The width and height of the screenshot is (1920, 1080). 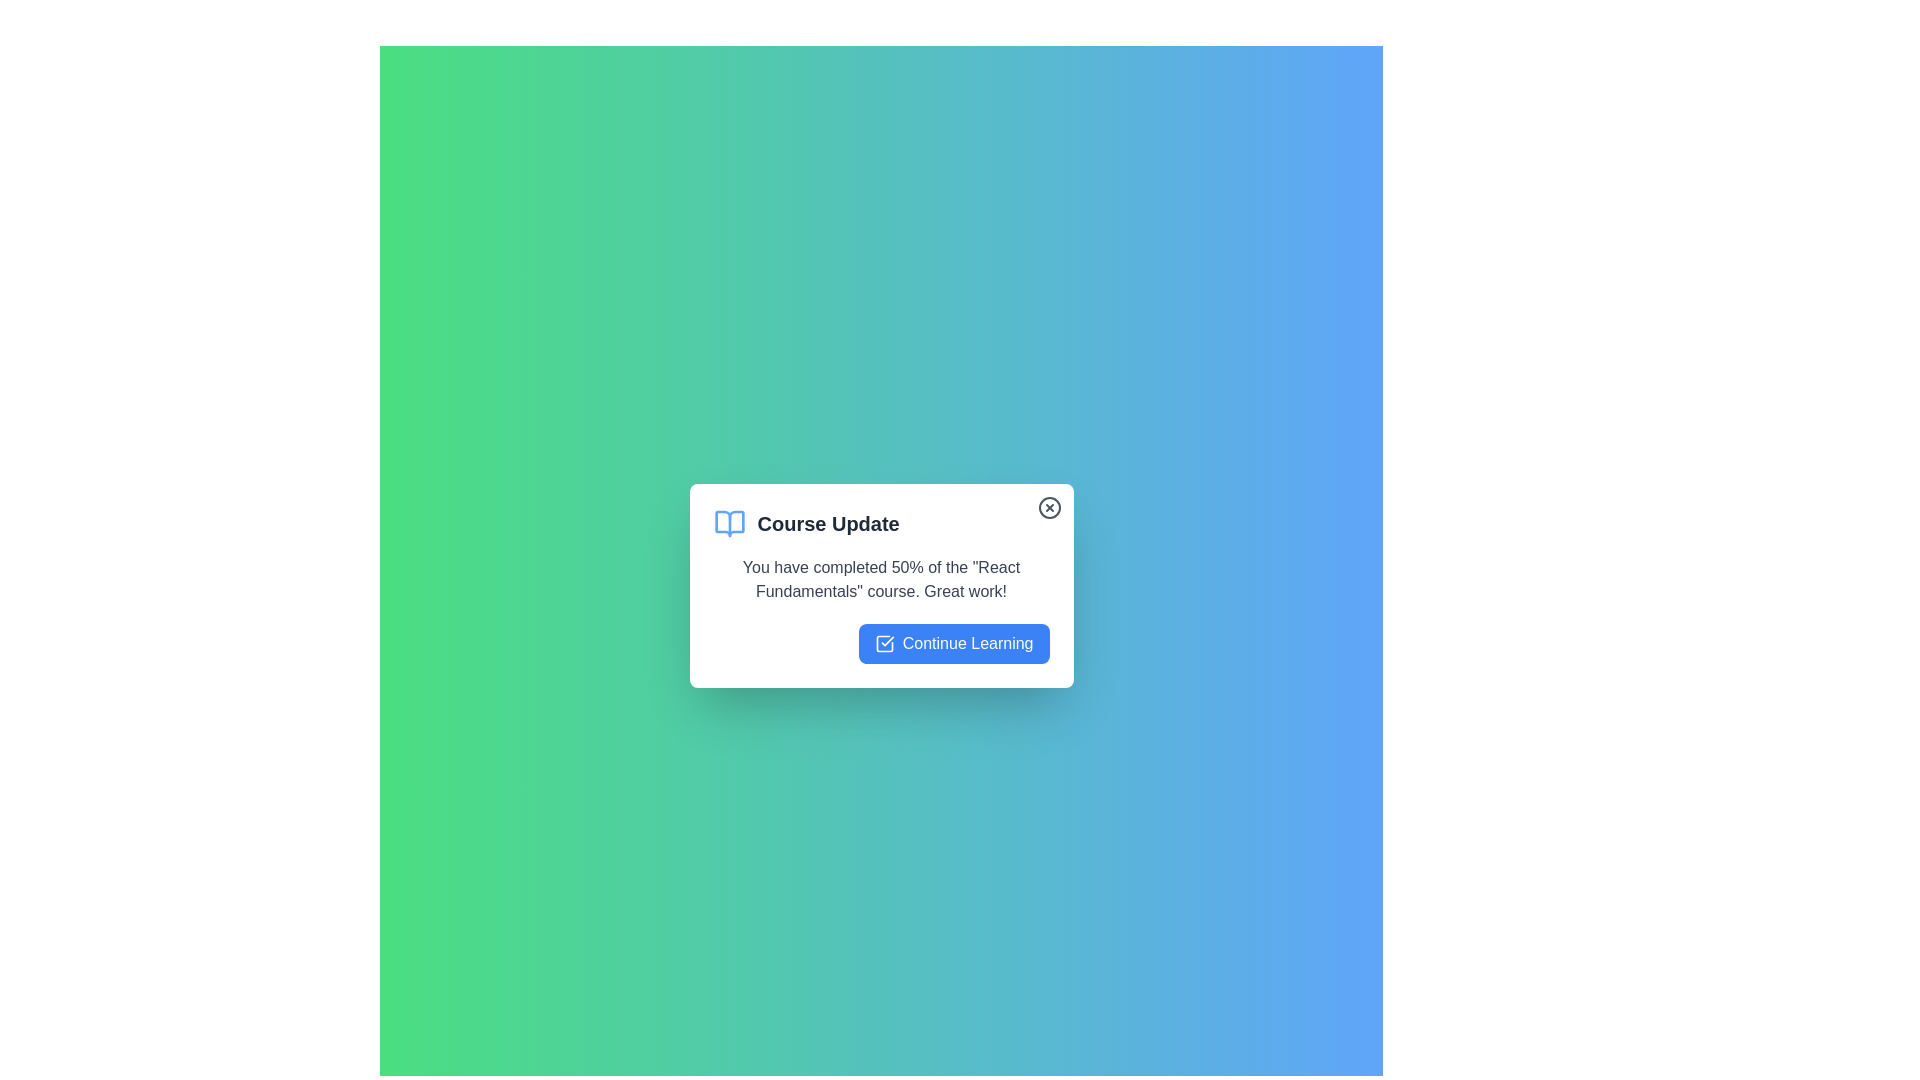 I want to click on the SVG checkbox icon with a checkmark located on the left side of the blue 'Continue Learning' button, so click(x=883, y=644).